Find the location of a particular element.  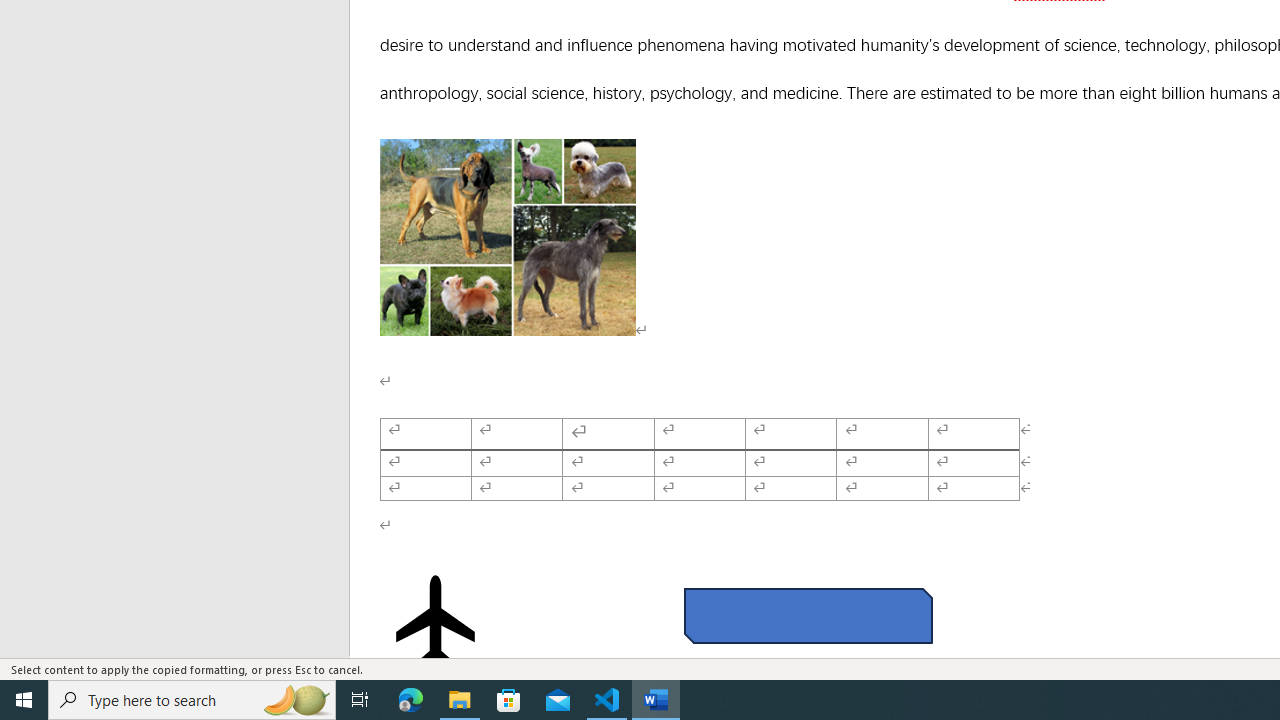

'Morphological variation in six dogs' is located at coordinates (508, 236).